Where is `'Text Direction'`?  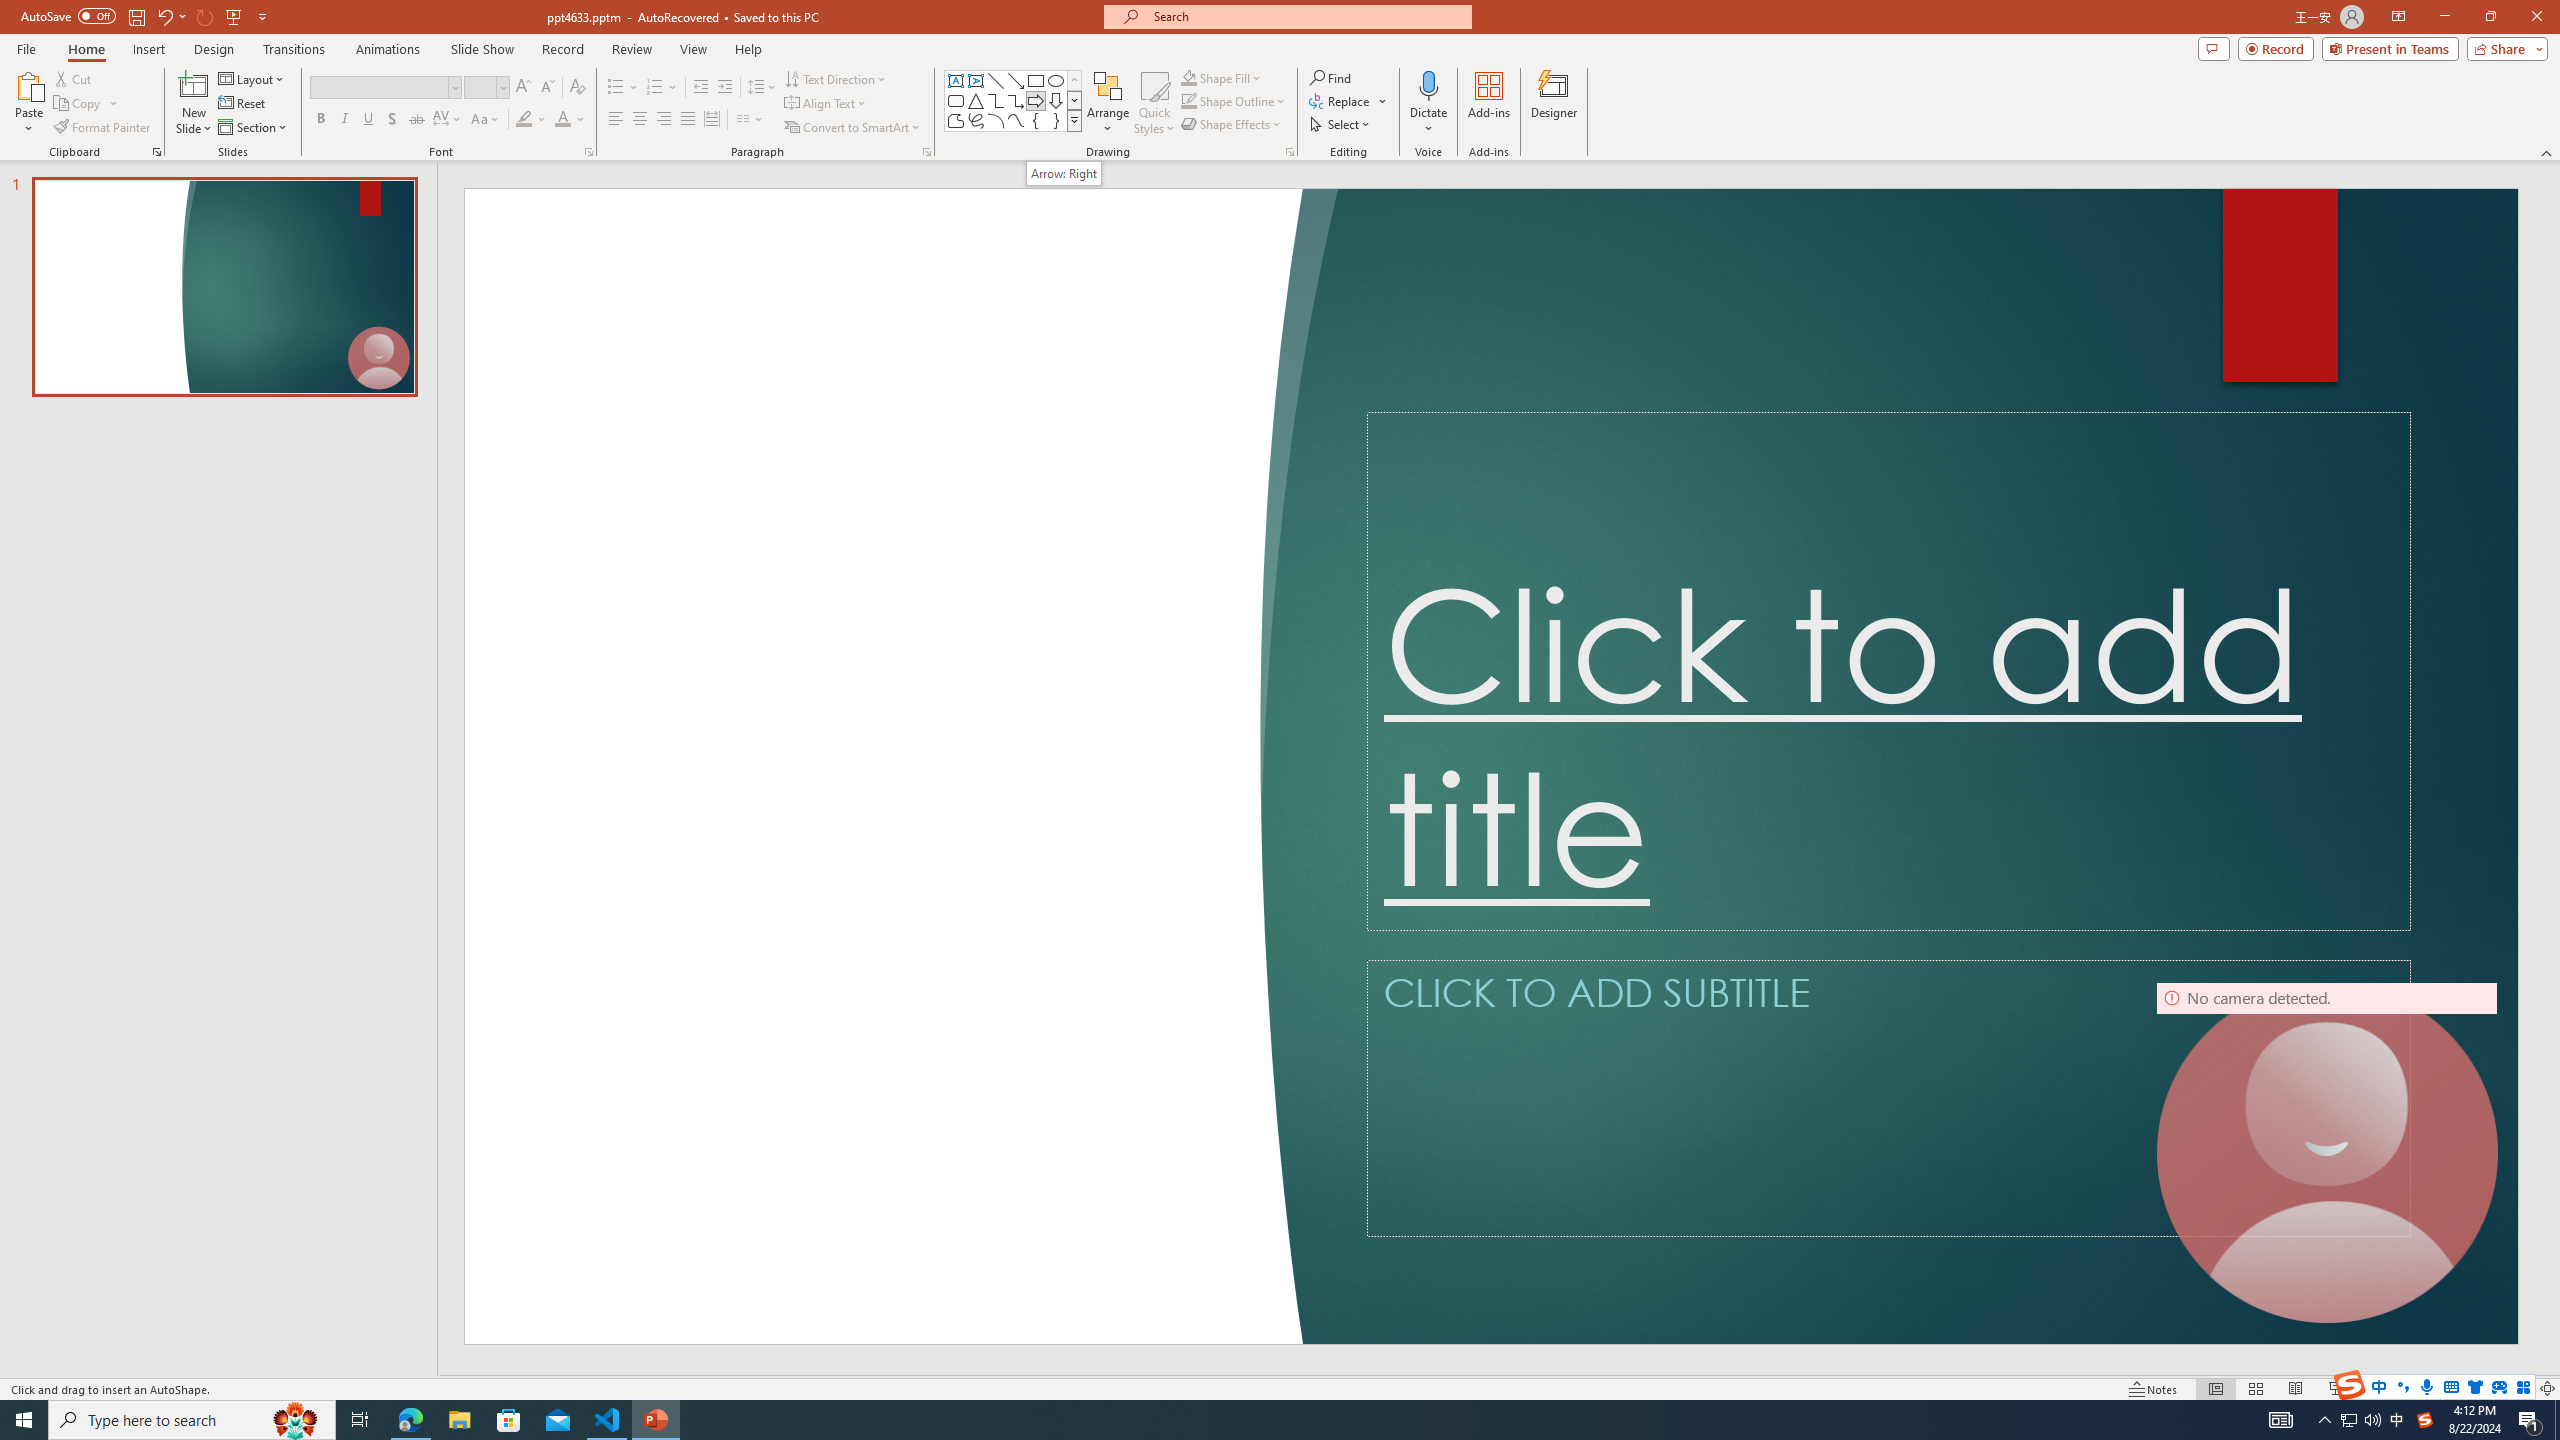 'Text Direction' is located at coordinates (836, 78).